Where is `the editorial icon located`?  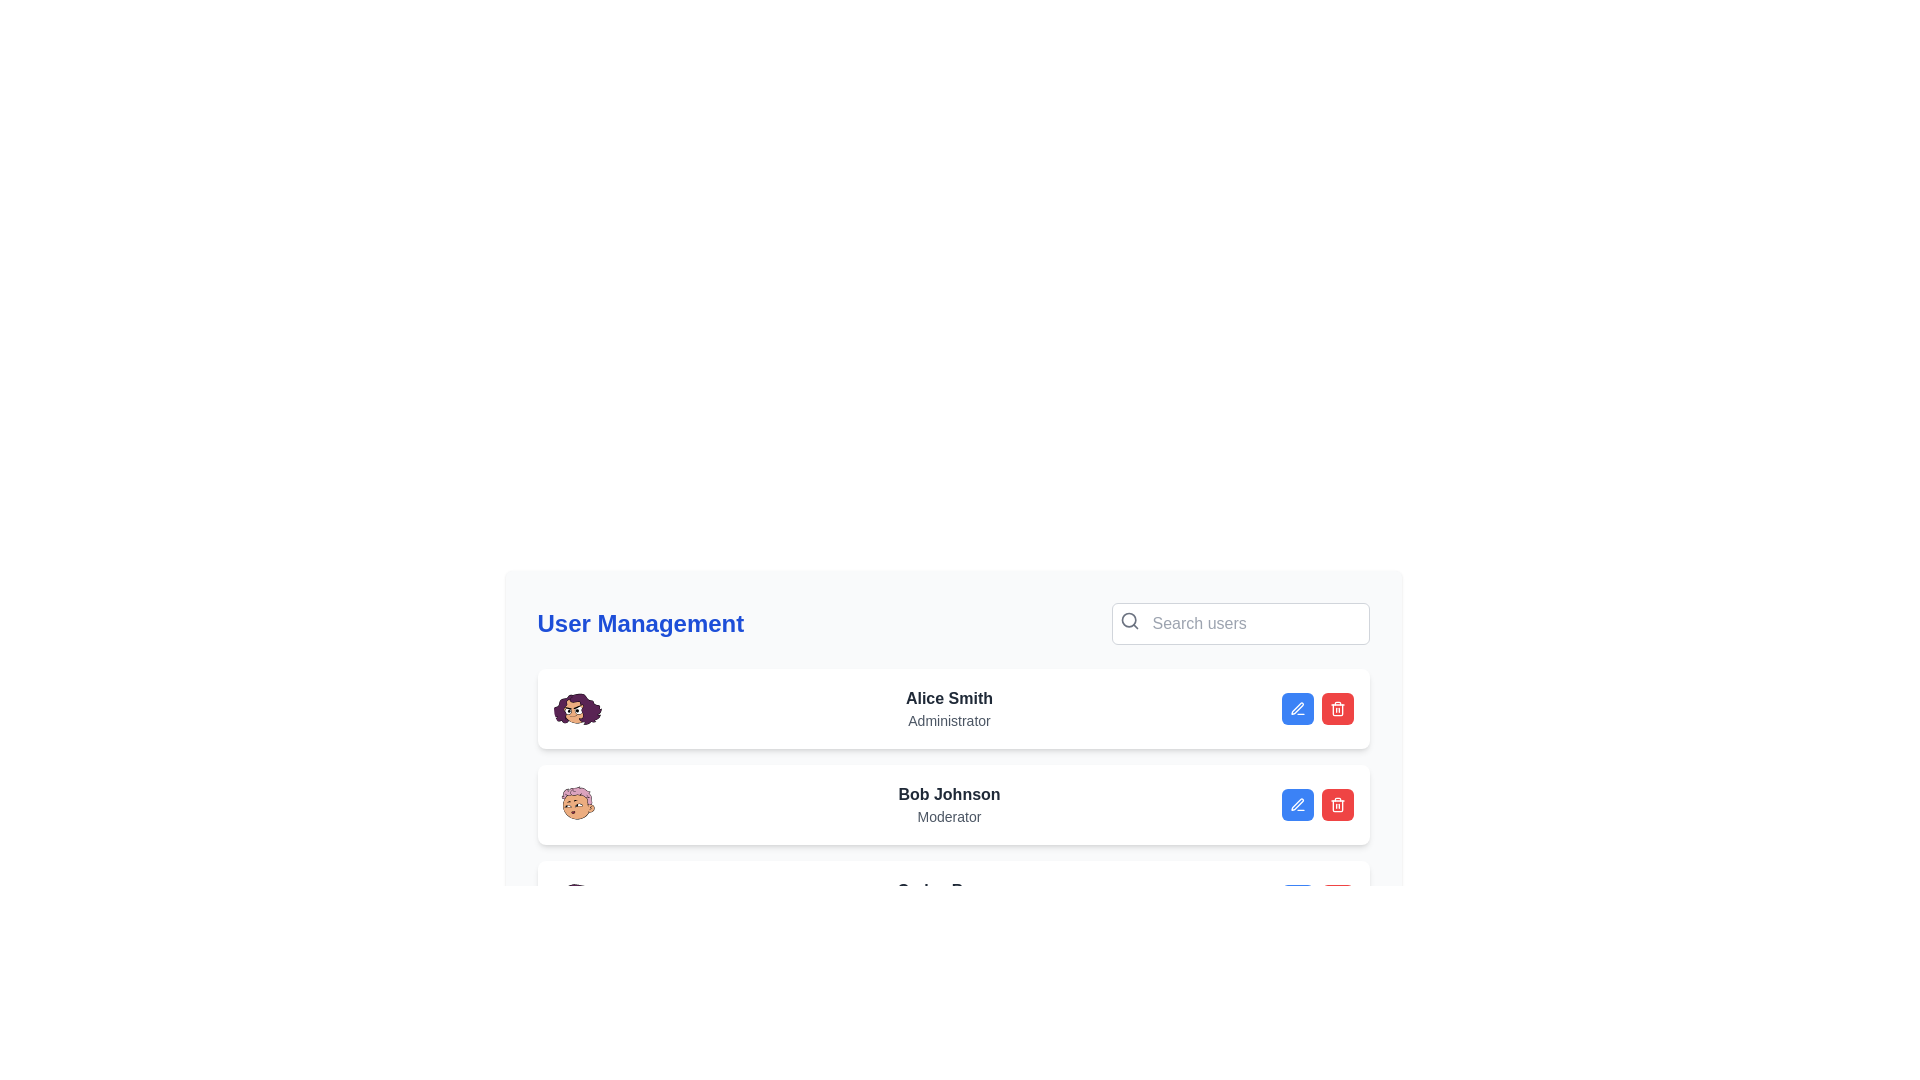
the editorial icon located is located at coordinates (1297, 803).